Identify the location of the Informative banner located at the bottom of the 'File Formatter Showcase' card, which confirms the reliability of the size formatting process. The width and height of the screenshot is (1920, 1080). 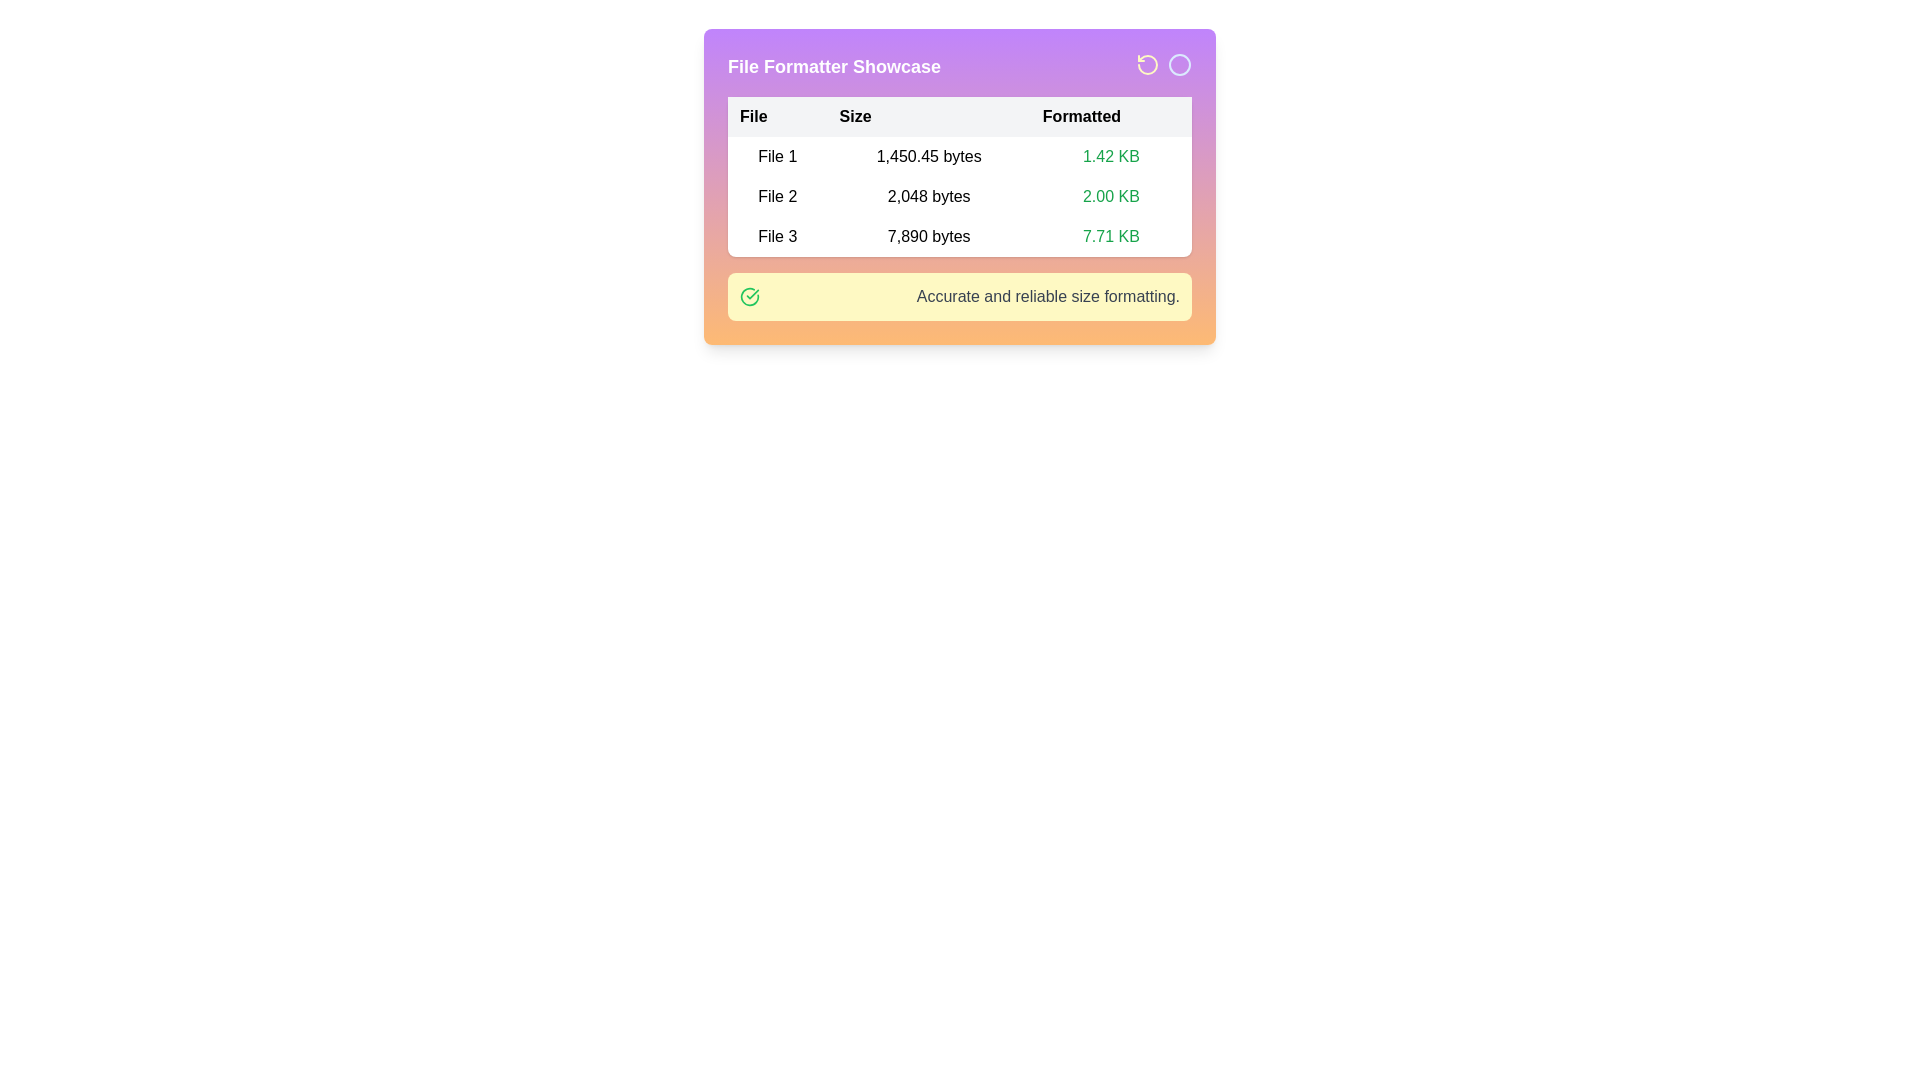
(960, 297).